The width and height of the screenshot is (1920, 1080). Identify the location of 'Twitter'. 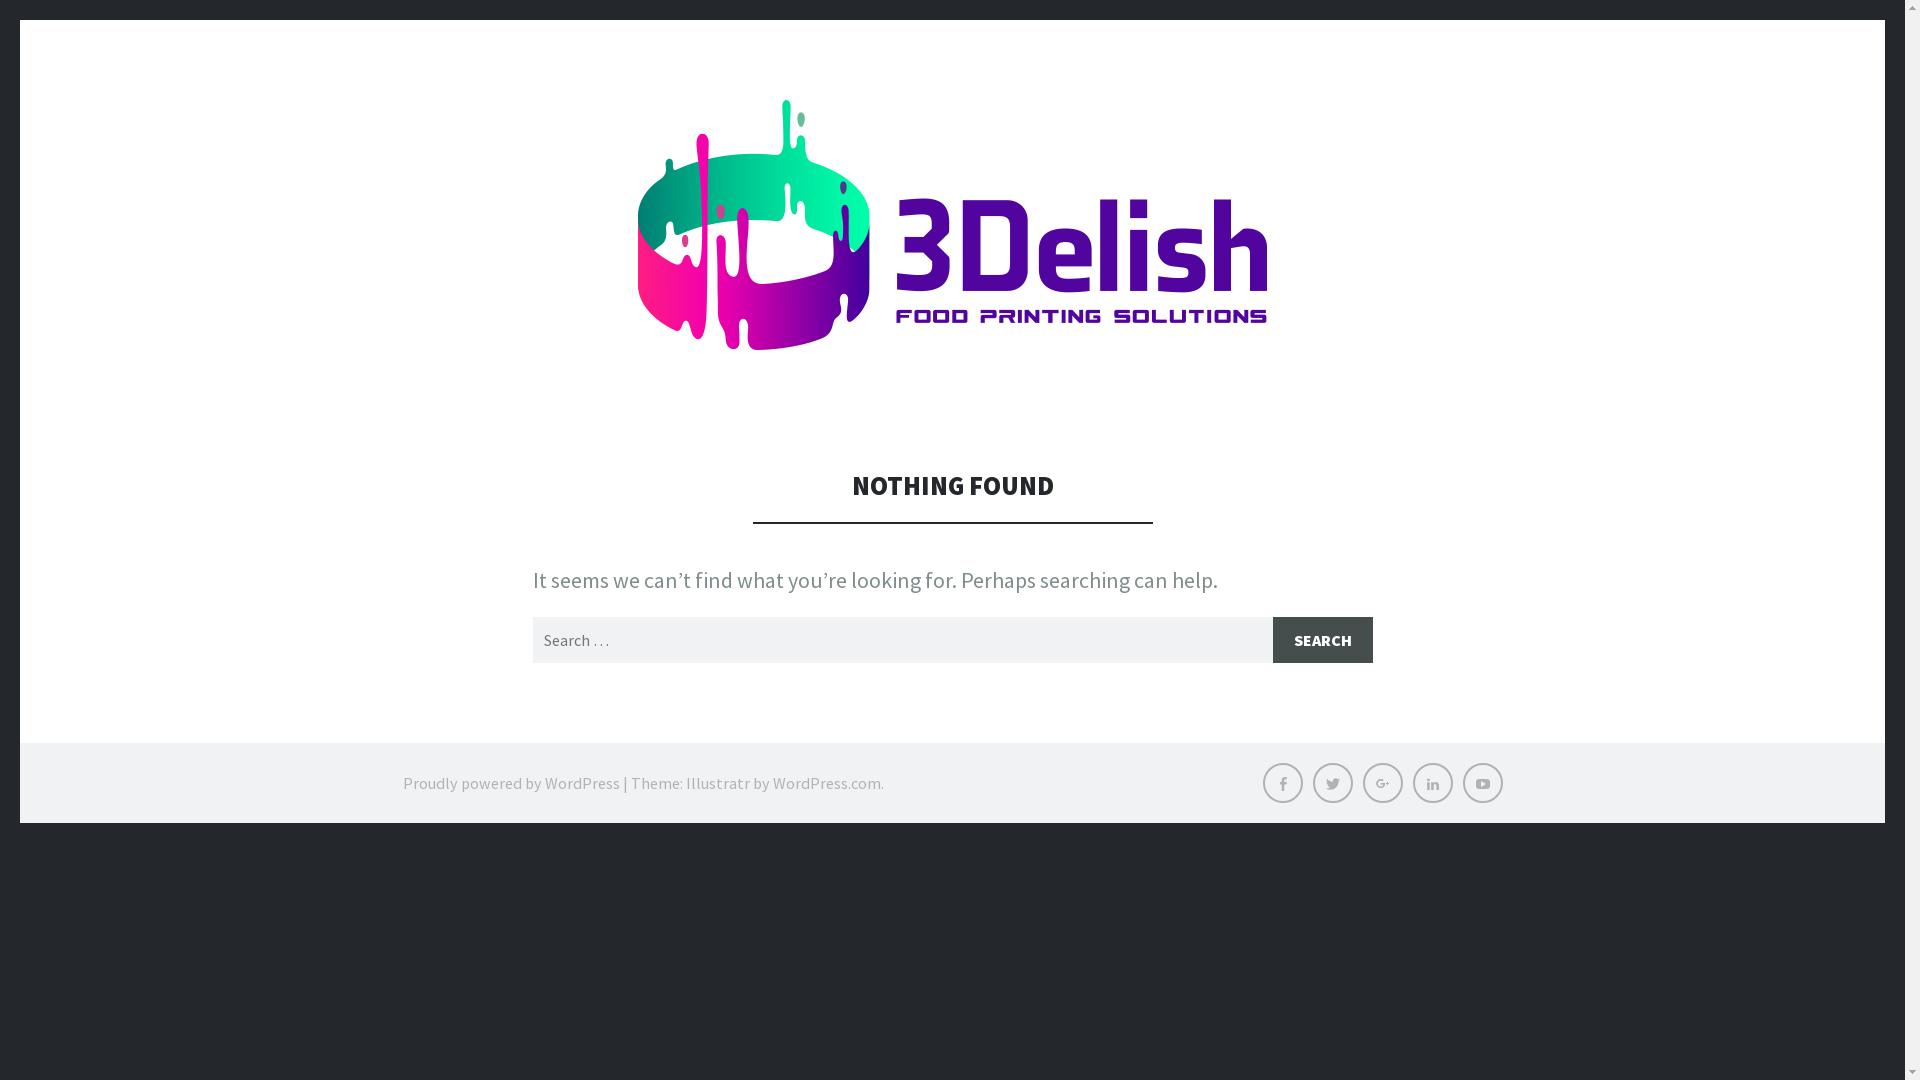
(1332, 782).